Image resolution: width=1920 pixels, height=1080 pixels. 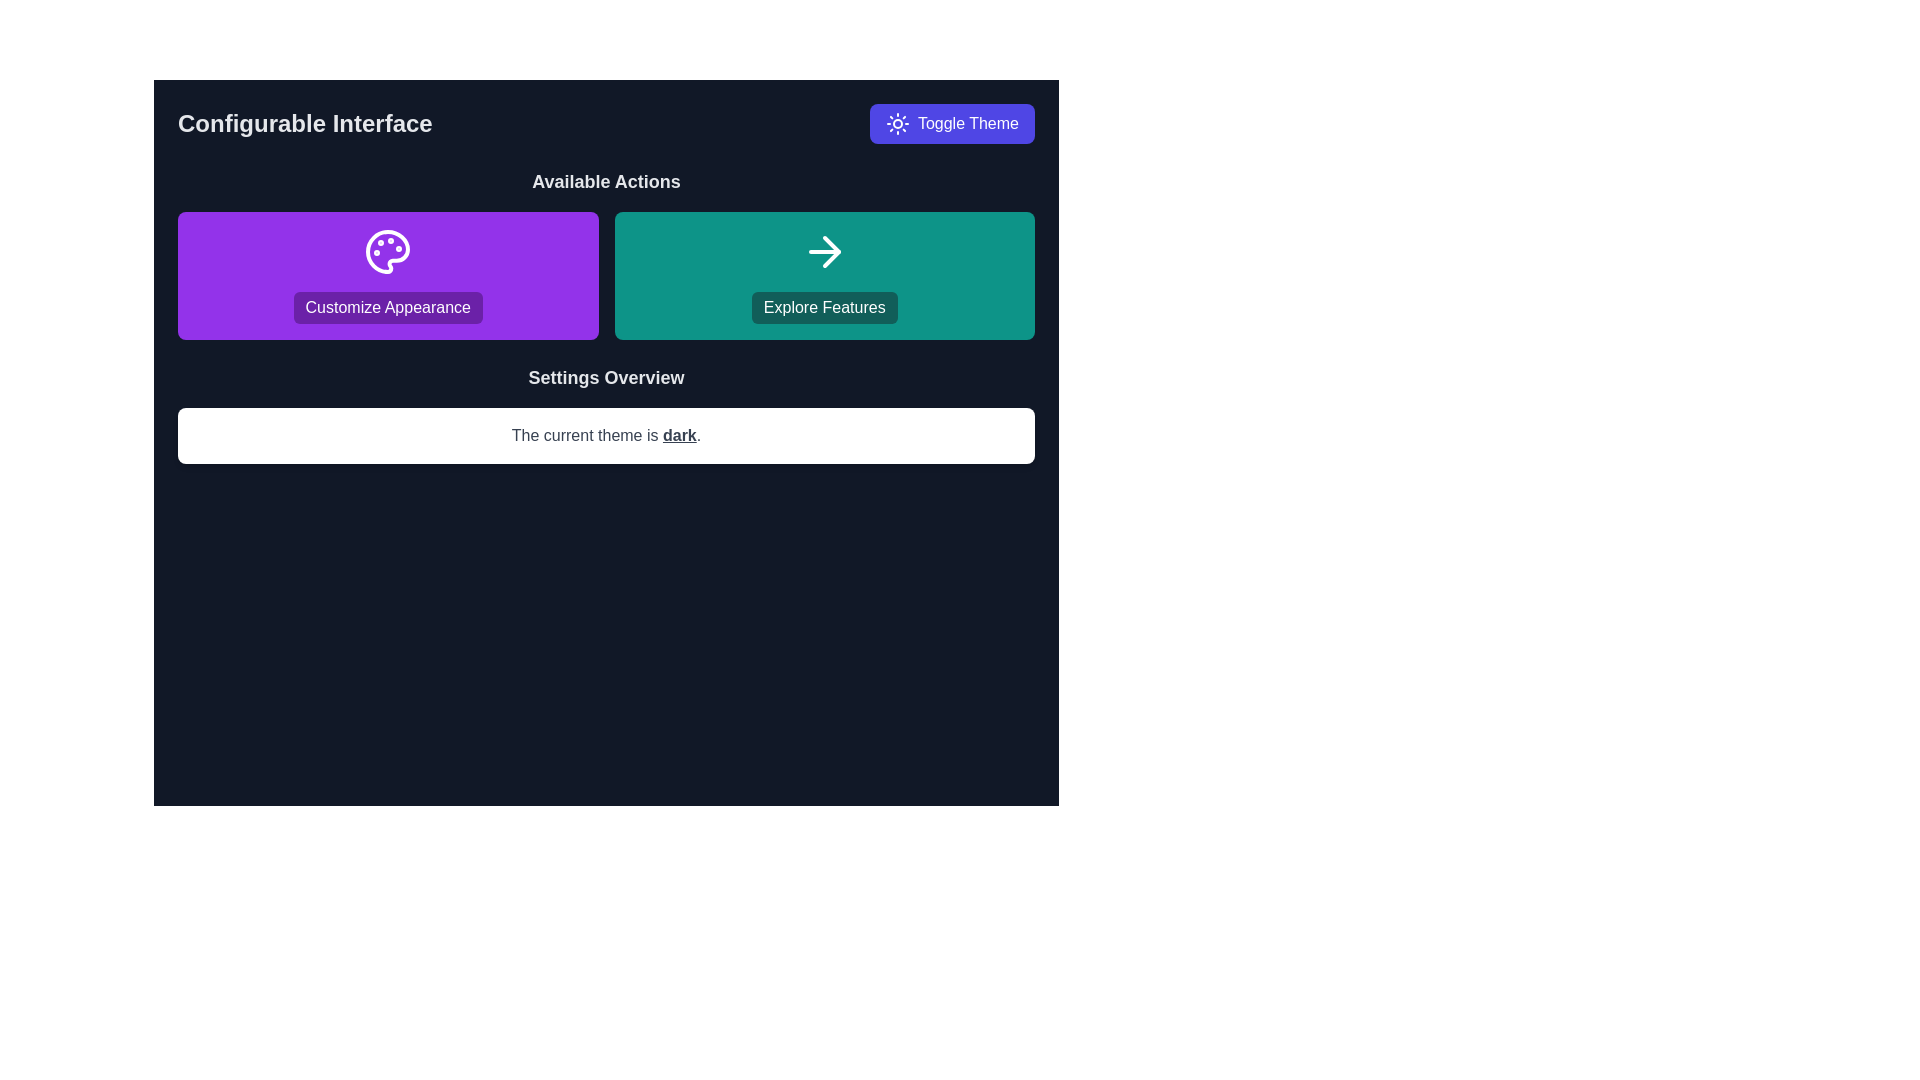 What do you see at coordinates (605, 434) in the screenshot?
I see `the Text Display indicating the current theme setting, which shows 'dark' and is located beneath the 'Settings Overview' section` at bounding box center [605, 434].